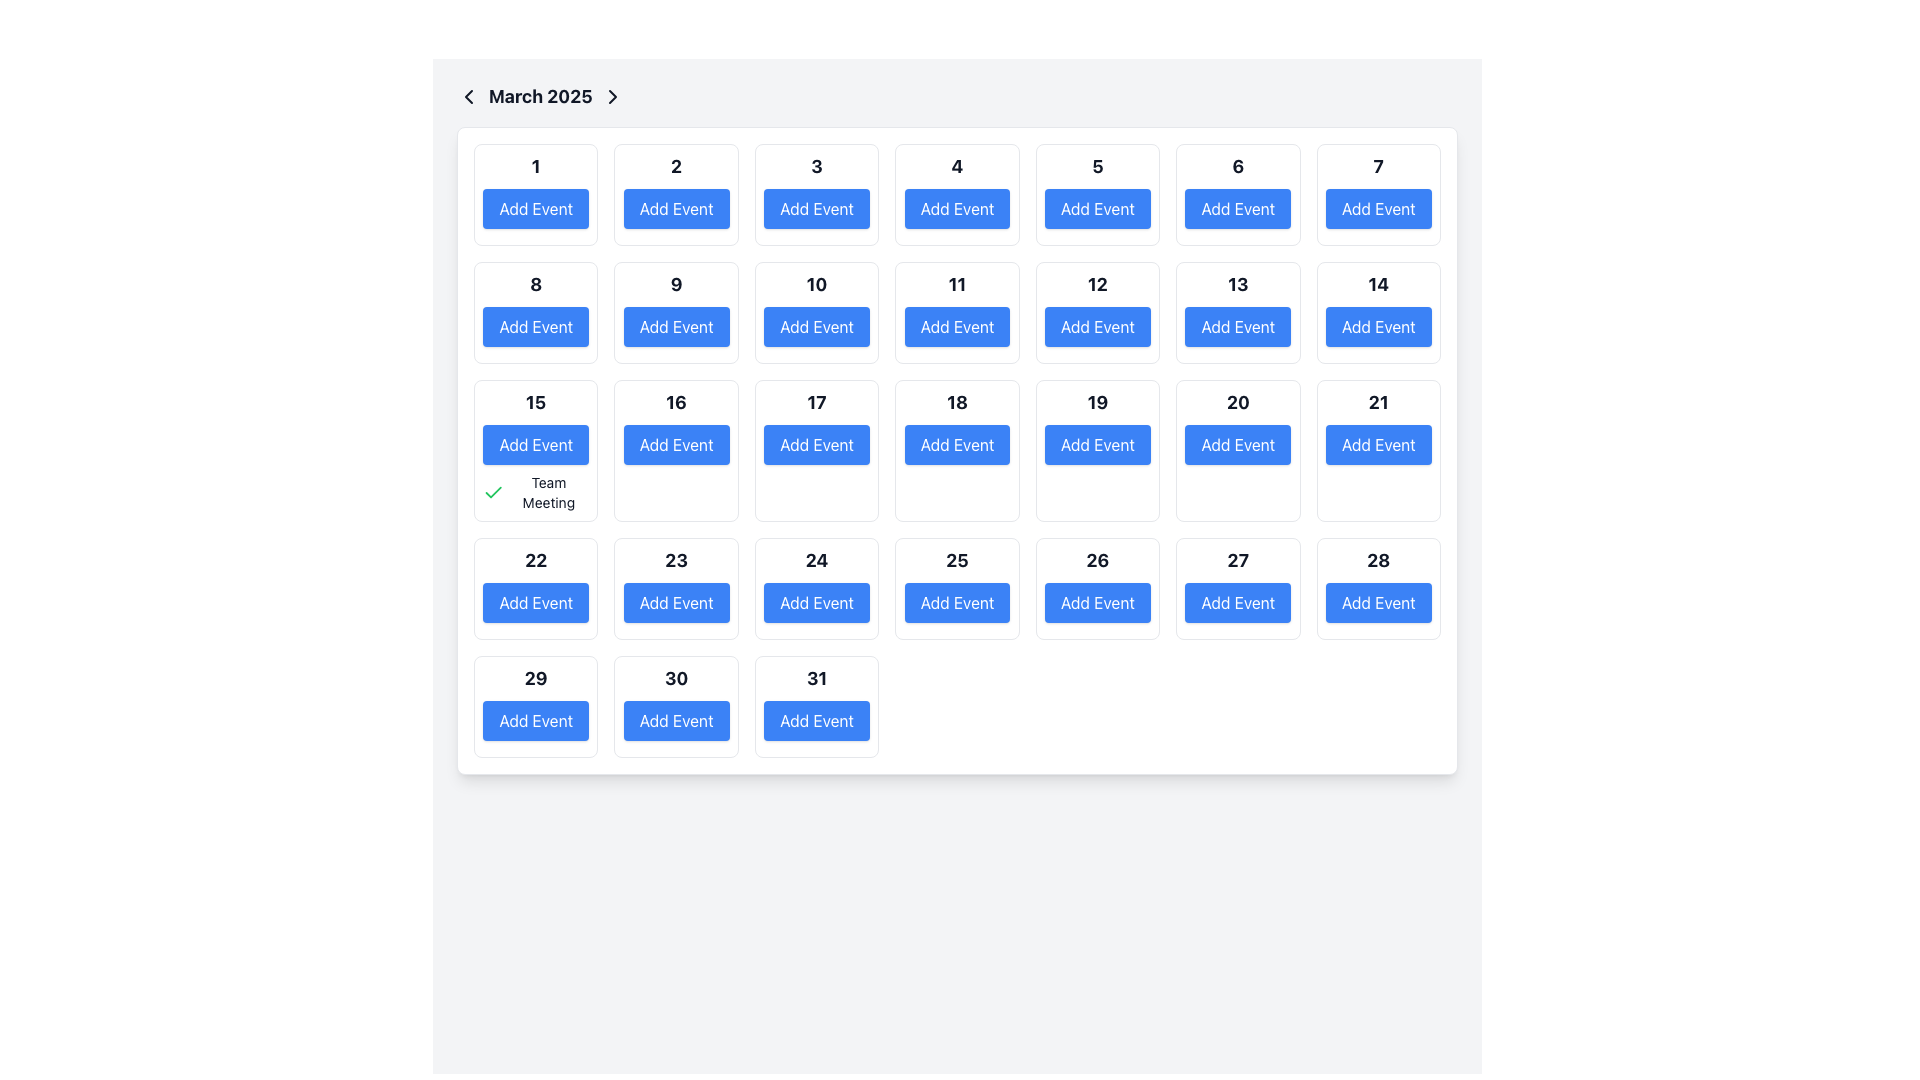 Image resolution: width=1920 pixels, height=1080 pixels. I want to click on the blue rectangular button labeled 'Add Event' located under the heading '7' in the calendar grid, so click(1377, 208).